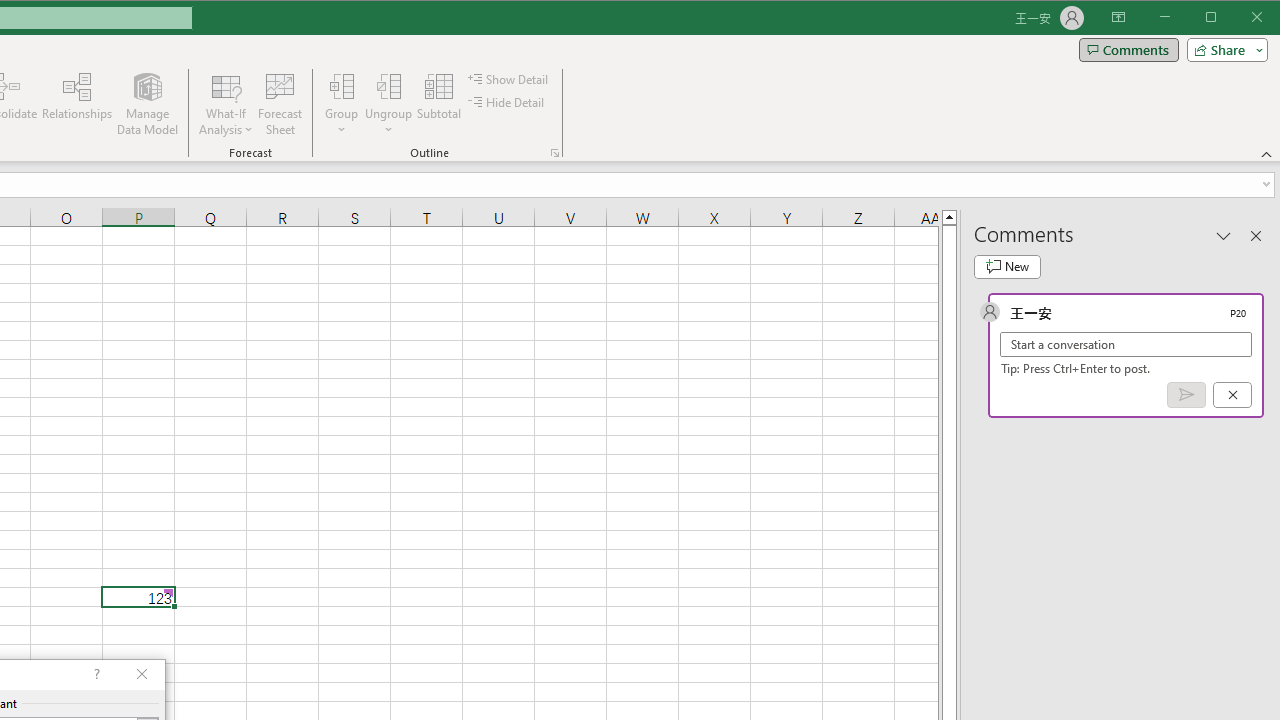  What do you see at coordinates (1126, 343) in the screenshot?
I see `'Start a conversation'` at bounding box center [1126, 343].